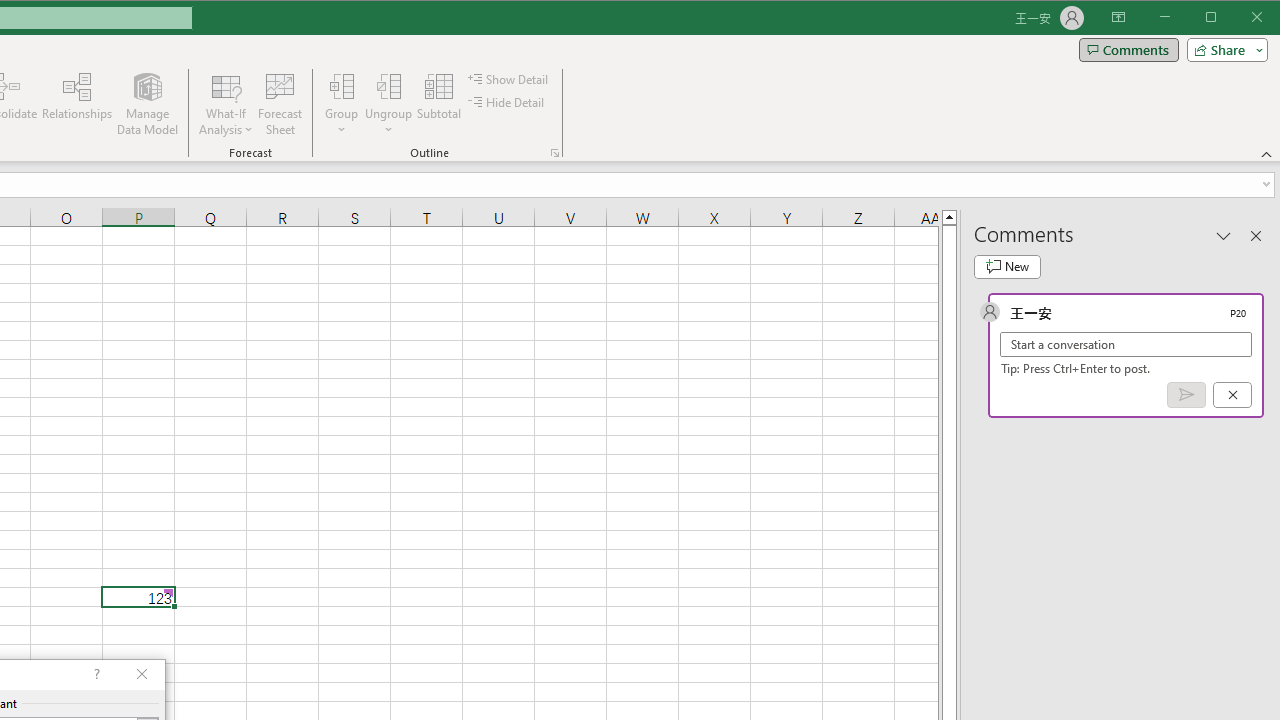  What do you see at coordinates (1126, 343) in the screenshot?
I see `'Start a conversation'` at bounding box center [1126, 343].